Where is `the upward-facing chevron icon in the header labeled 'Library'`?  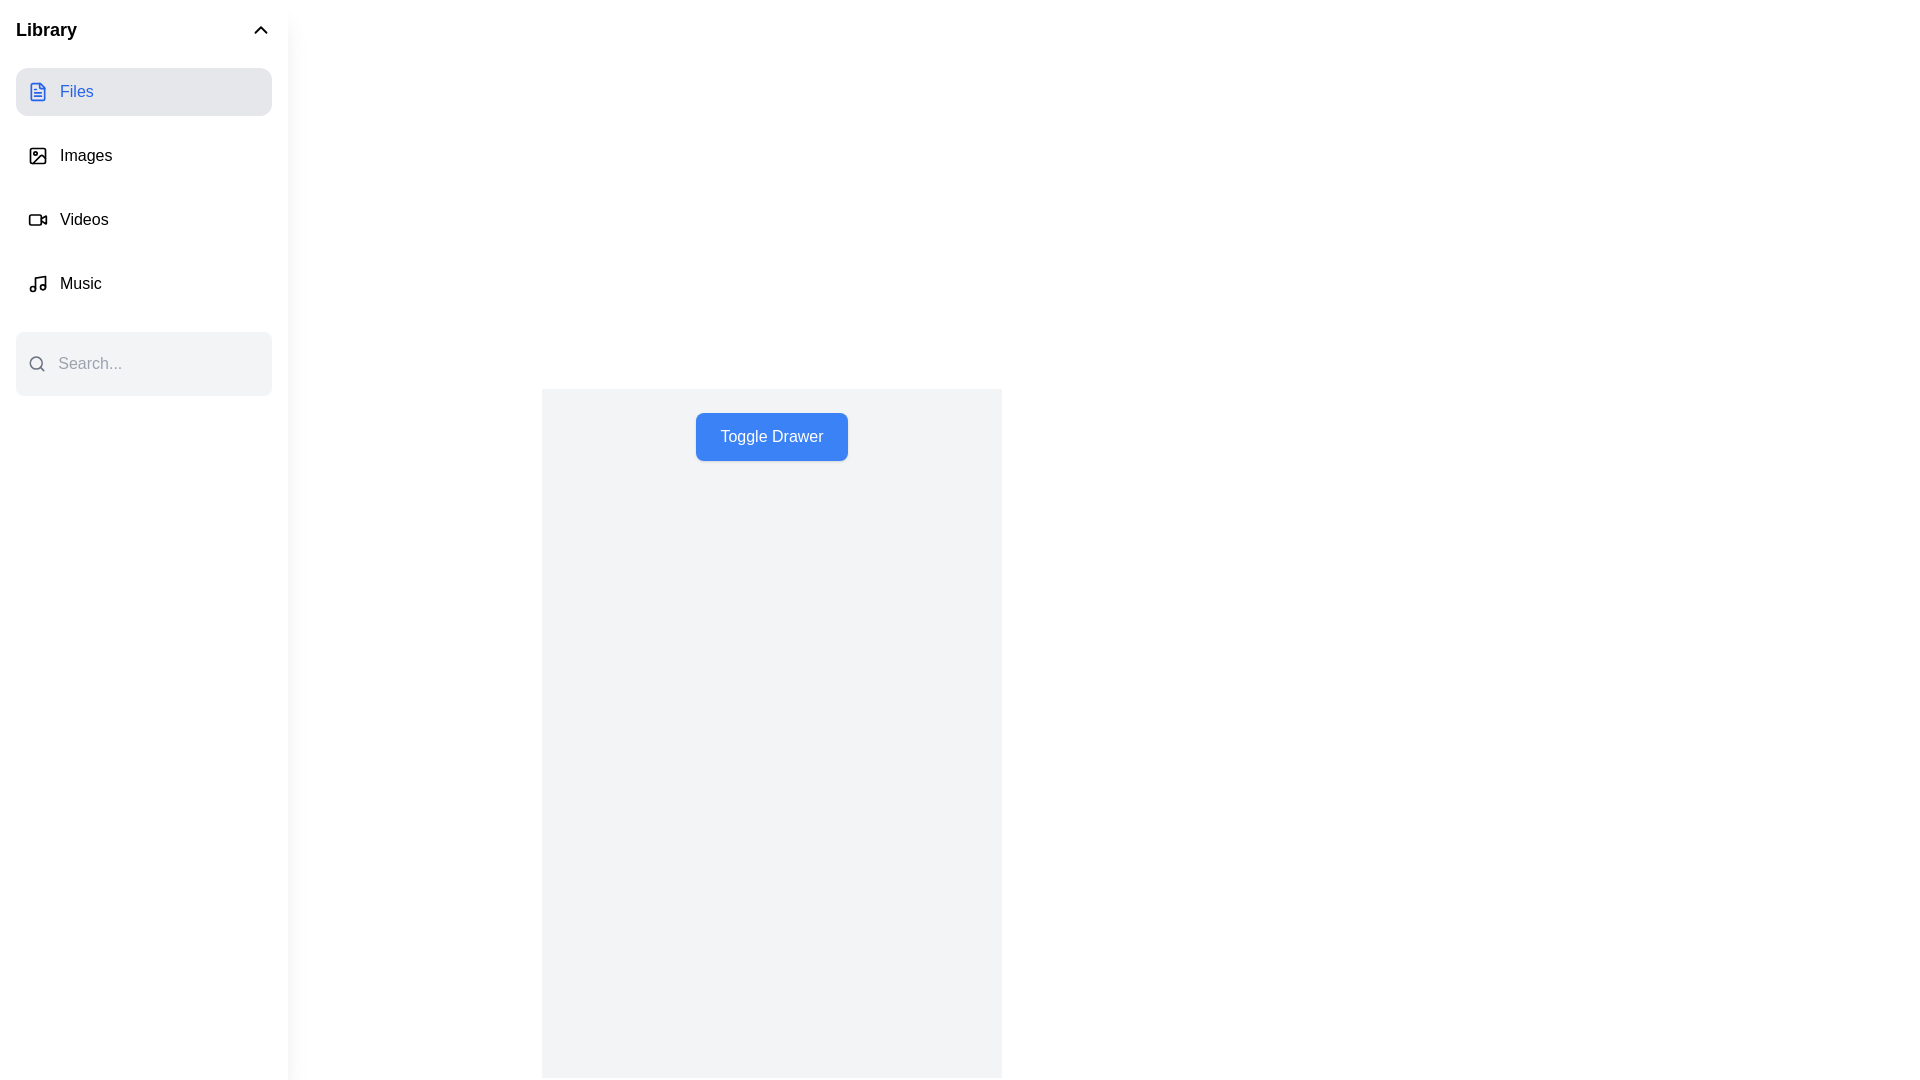
the upward-facing chevron icon in the header labeled 'Library' is located at coordinates (259, 30).